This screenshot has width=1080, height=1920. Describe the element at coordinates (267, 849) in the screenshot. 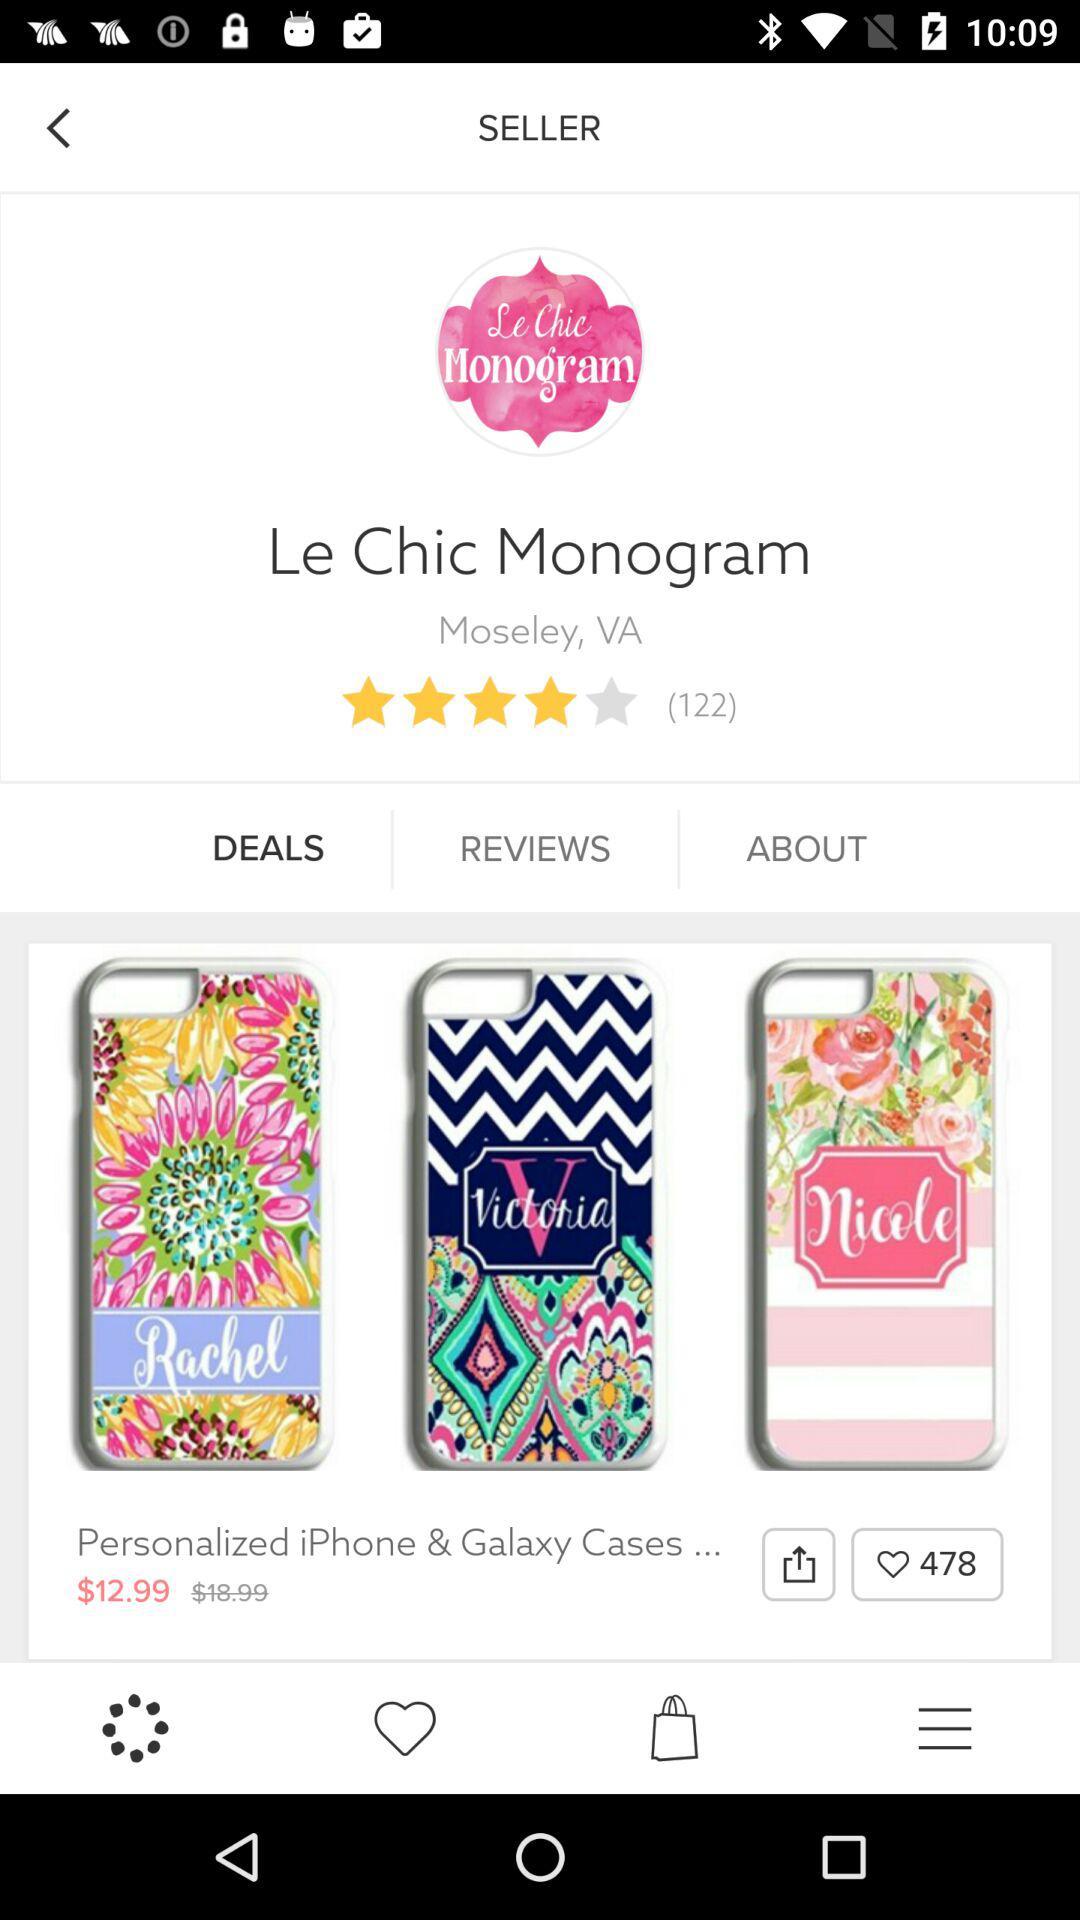

I see `deals` at that location.